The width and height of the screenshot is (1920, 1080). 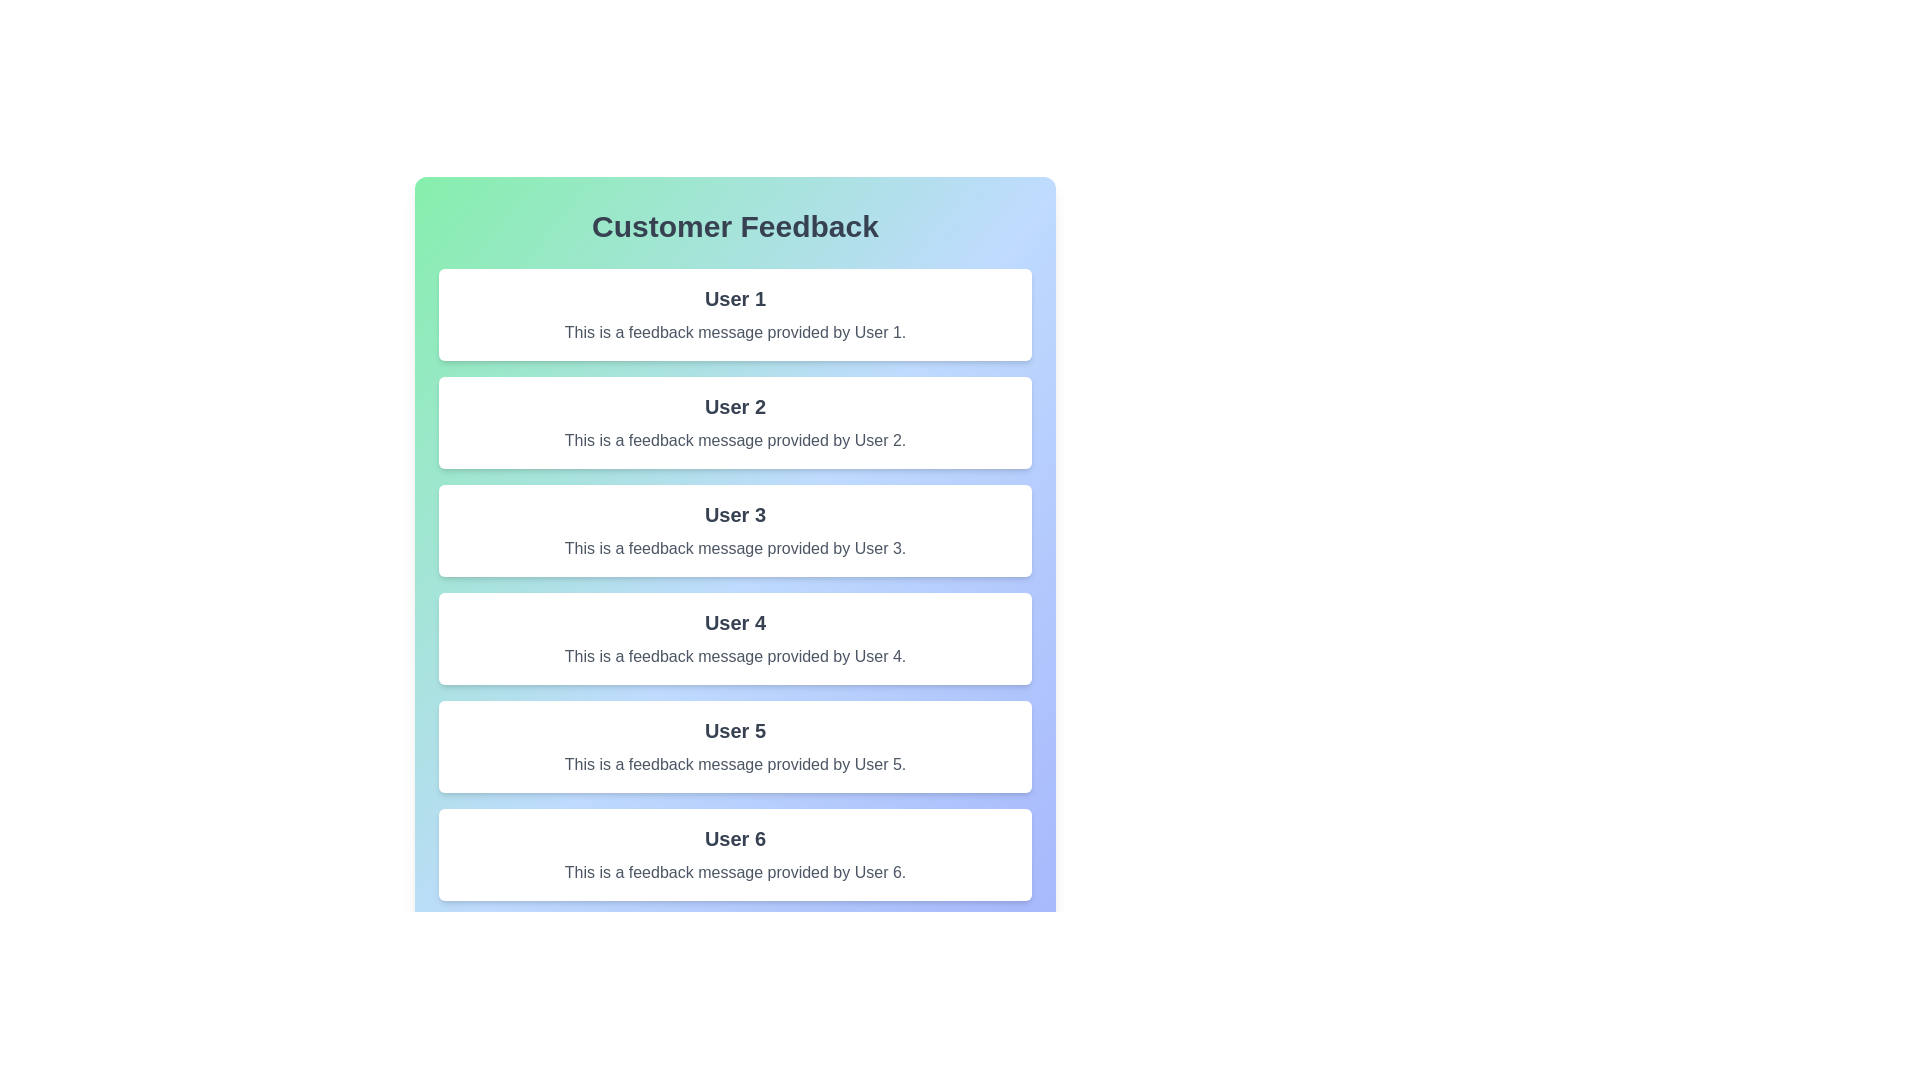 What do you see at coordinates (734, 439) in the screenshot?
I see `text content displayed in the feedback label for User 2, which is positioned within a card under the header 'User 2.'` at bounding box center [734, 439].